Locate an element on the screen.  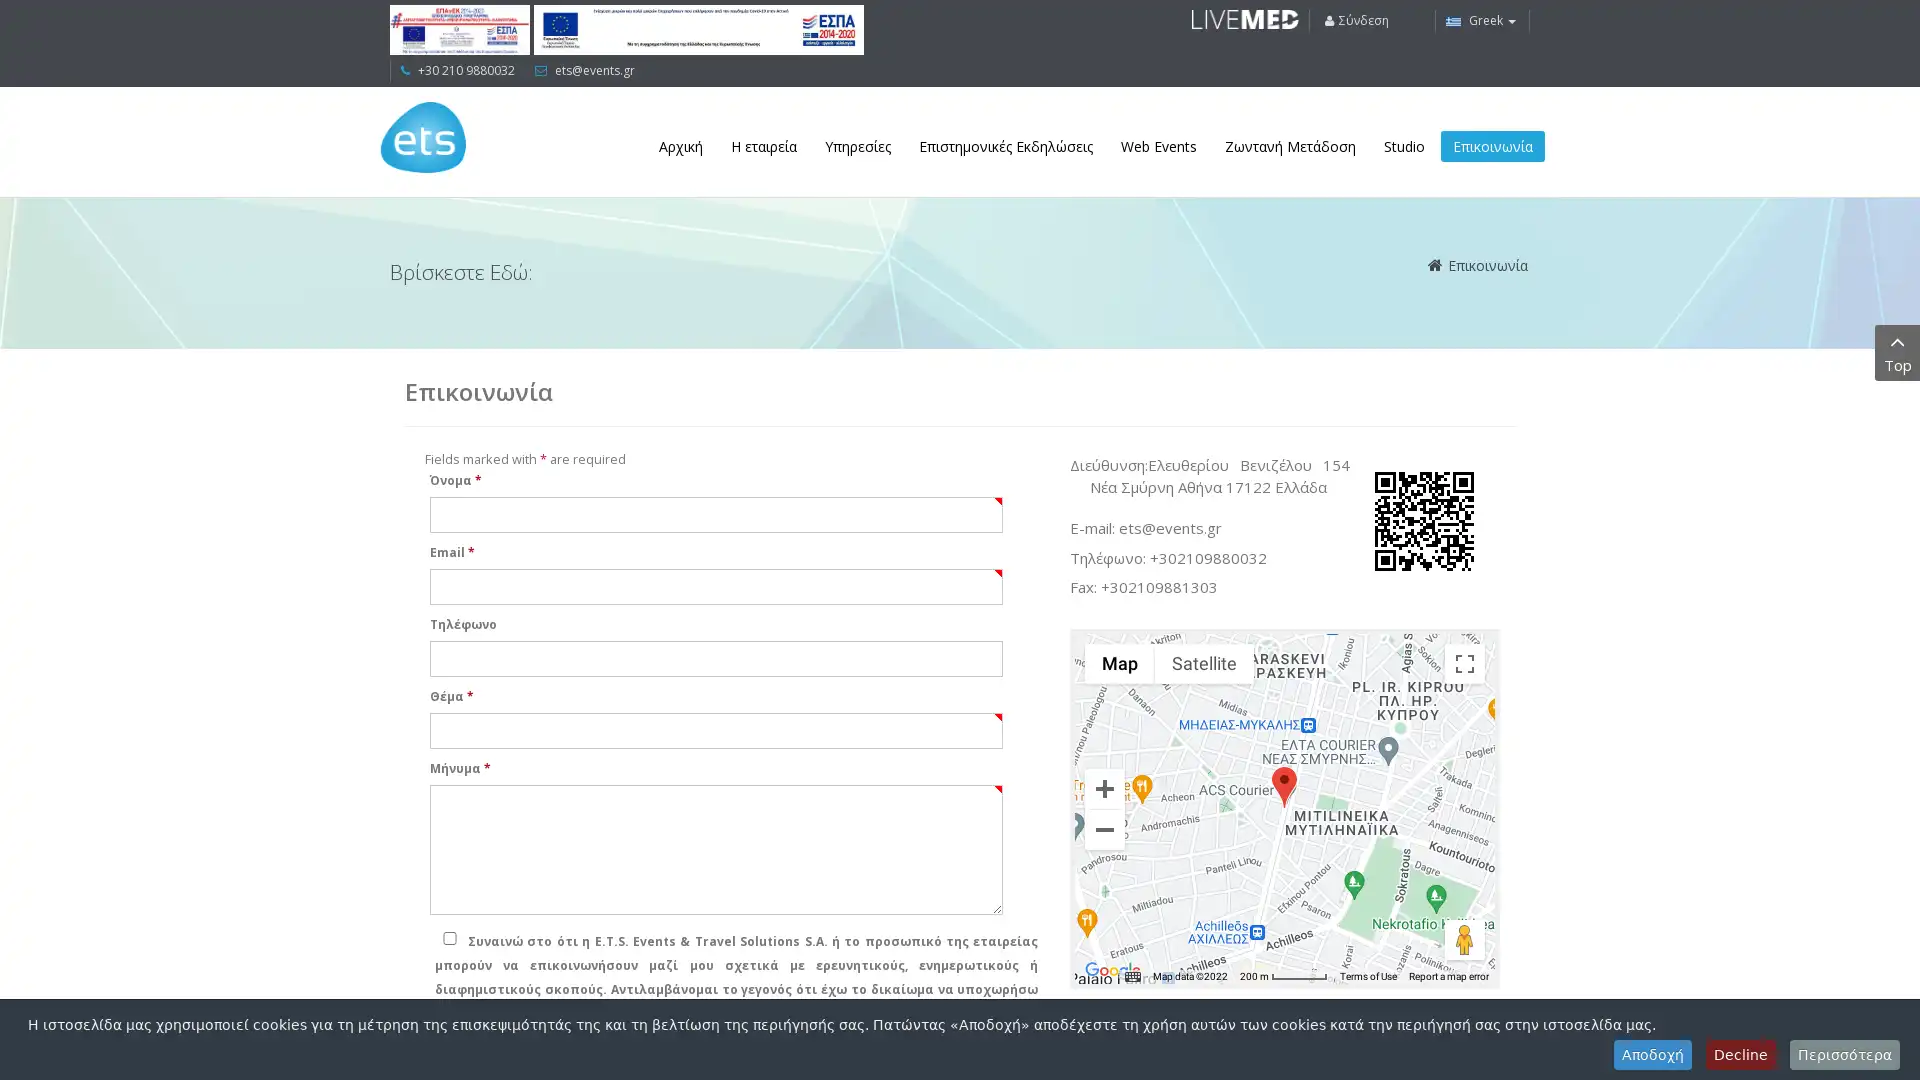
Zoom in is located at coordinates (1103, 786).